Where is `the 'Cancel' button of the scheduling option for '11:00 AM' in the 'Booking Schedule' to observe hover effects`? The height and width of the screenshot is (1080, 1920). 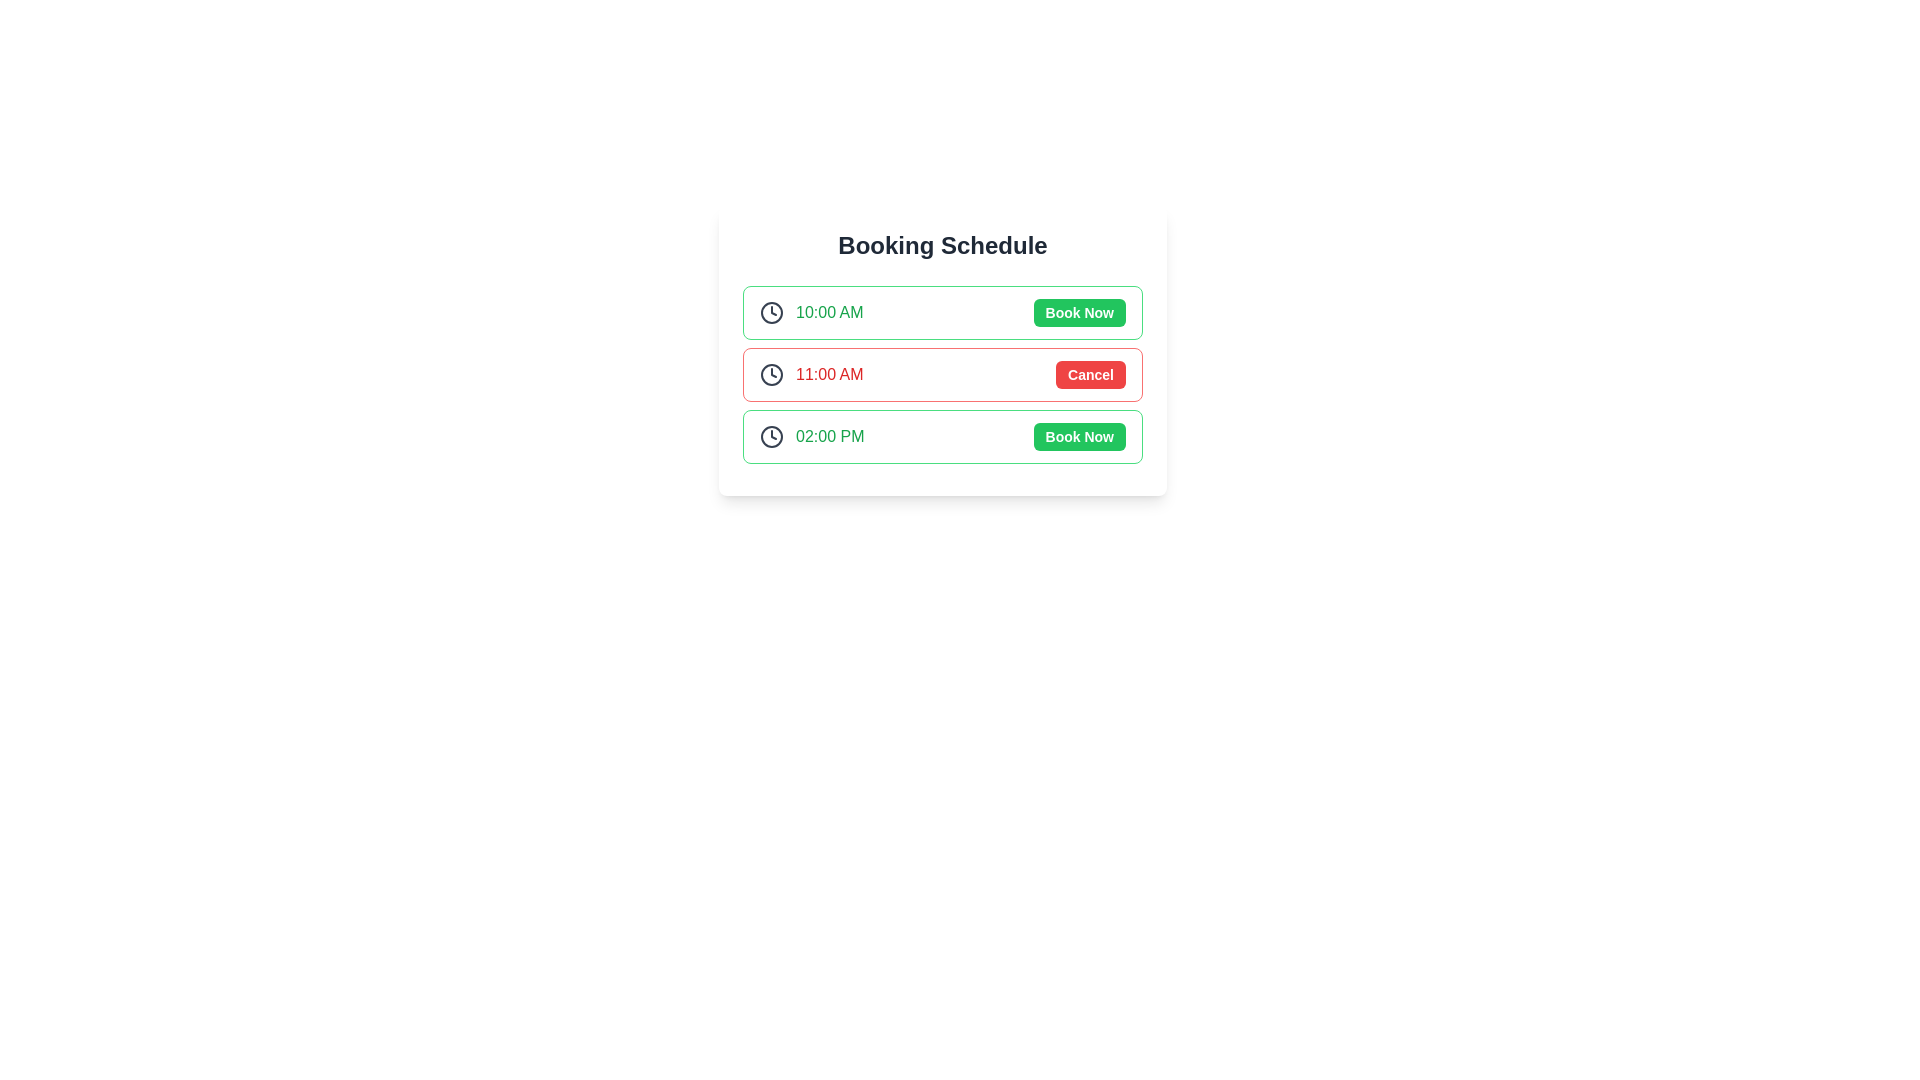
the 'Cancel' button of the scheduling option for '11:00 AM' in the 'Booking Schedule' to observe hover effects is located at coordinates (941, 374).